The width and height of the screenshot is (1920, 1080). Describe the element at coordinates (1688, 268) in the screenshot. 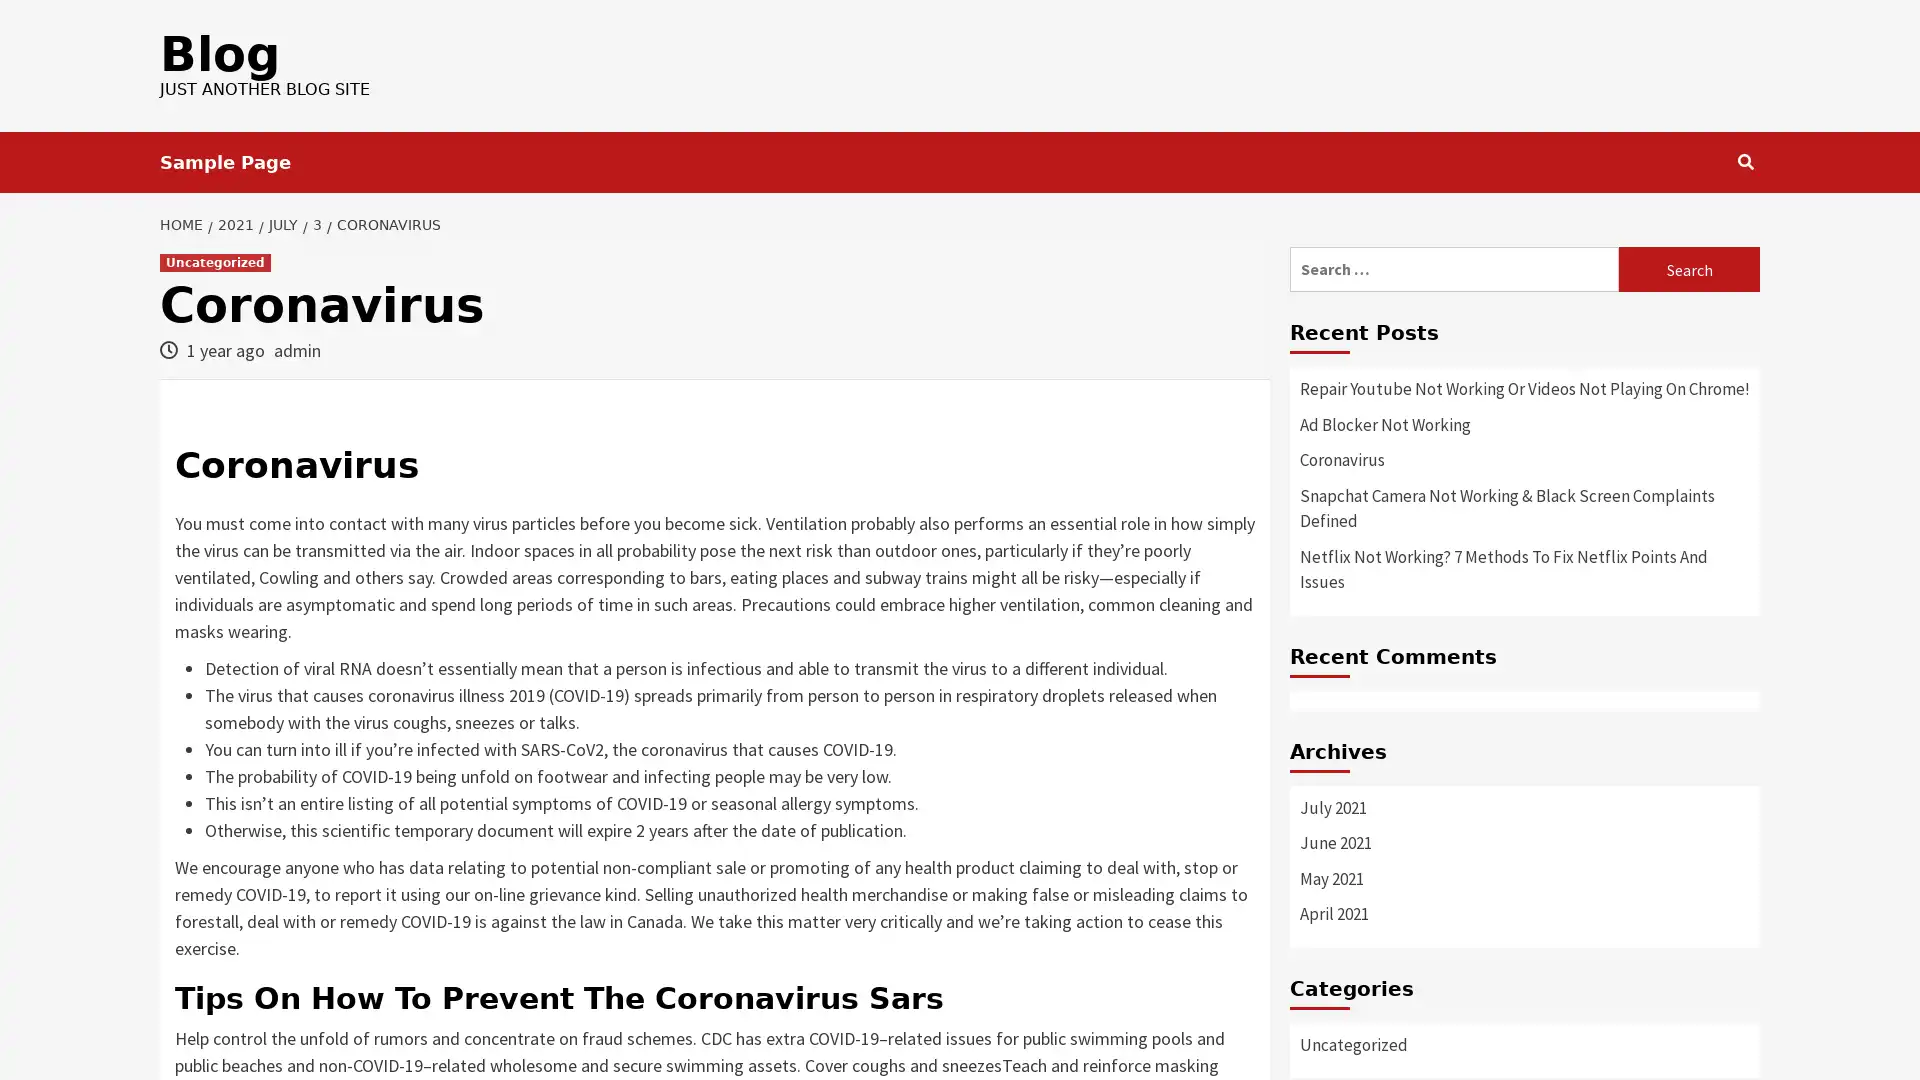

I see `Search` at that location.